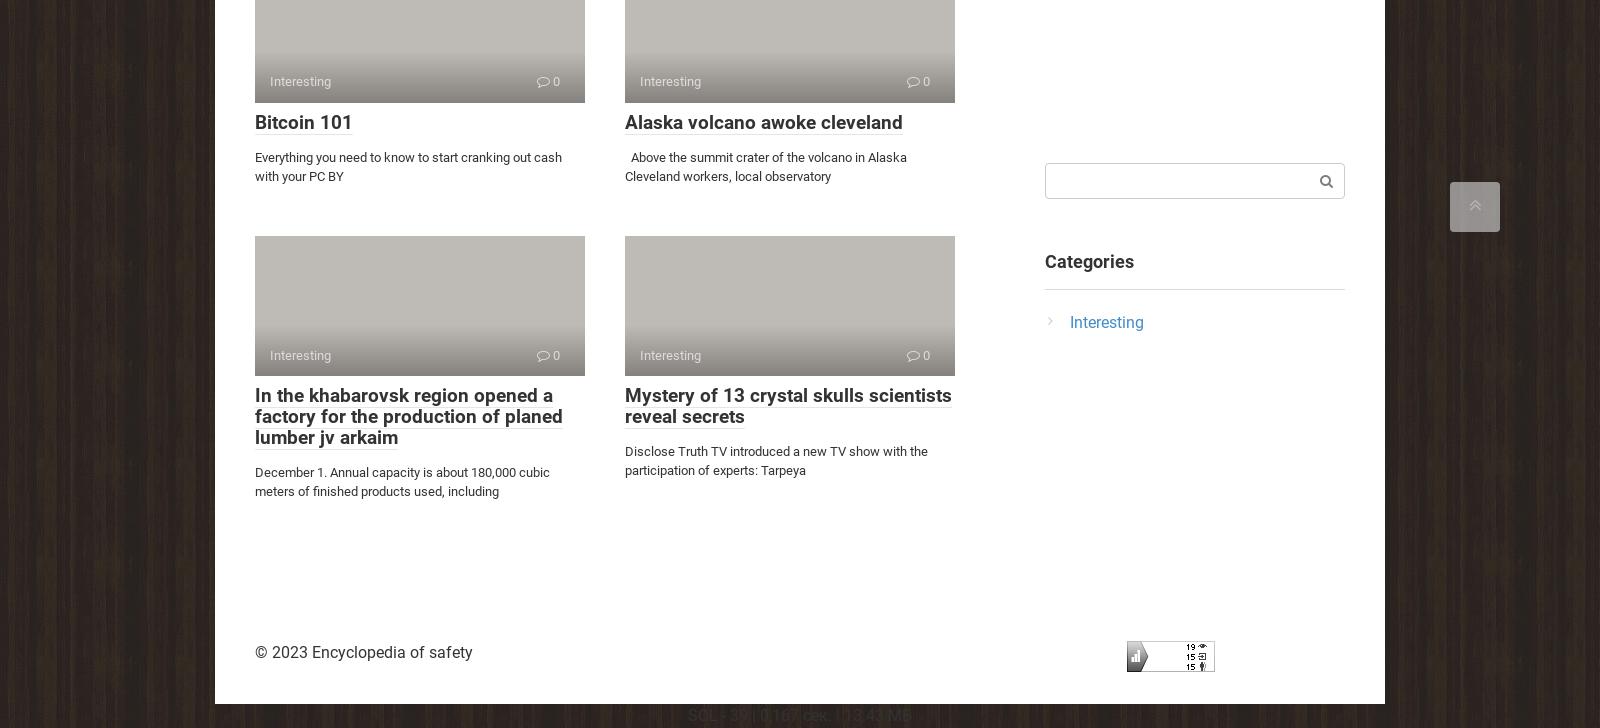 This screenshot has height=728, width=1600. What do you see at coordinates (401, 481) in the screenshot?
I see `'December 1. Annual capacity is about 180,000 cubic meters of finished products used, including'` at bounding box center [401, 481].